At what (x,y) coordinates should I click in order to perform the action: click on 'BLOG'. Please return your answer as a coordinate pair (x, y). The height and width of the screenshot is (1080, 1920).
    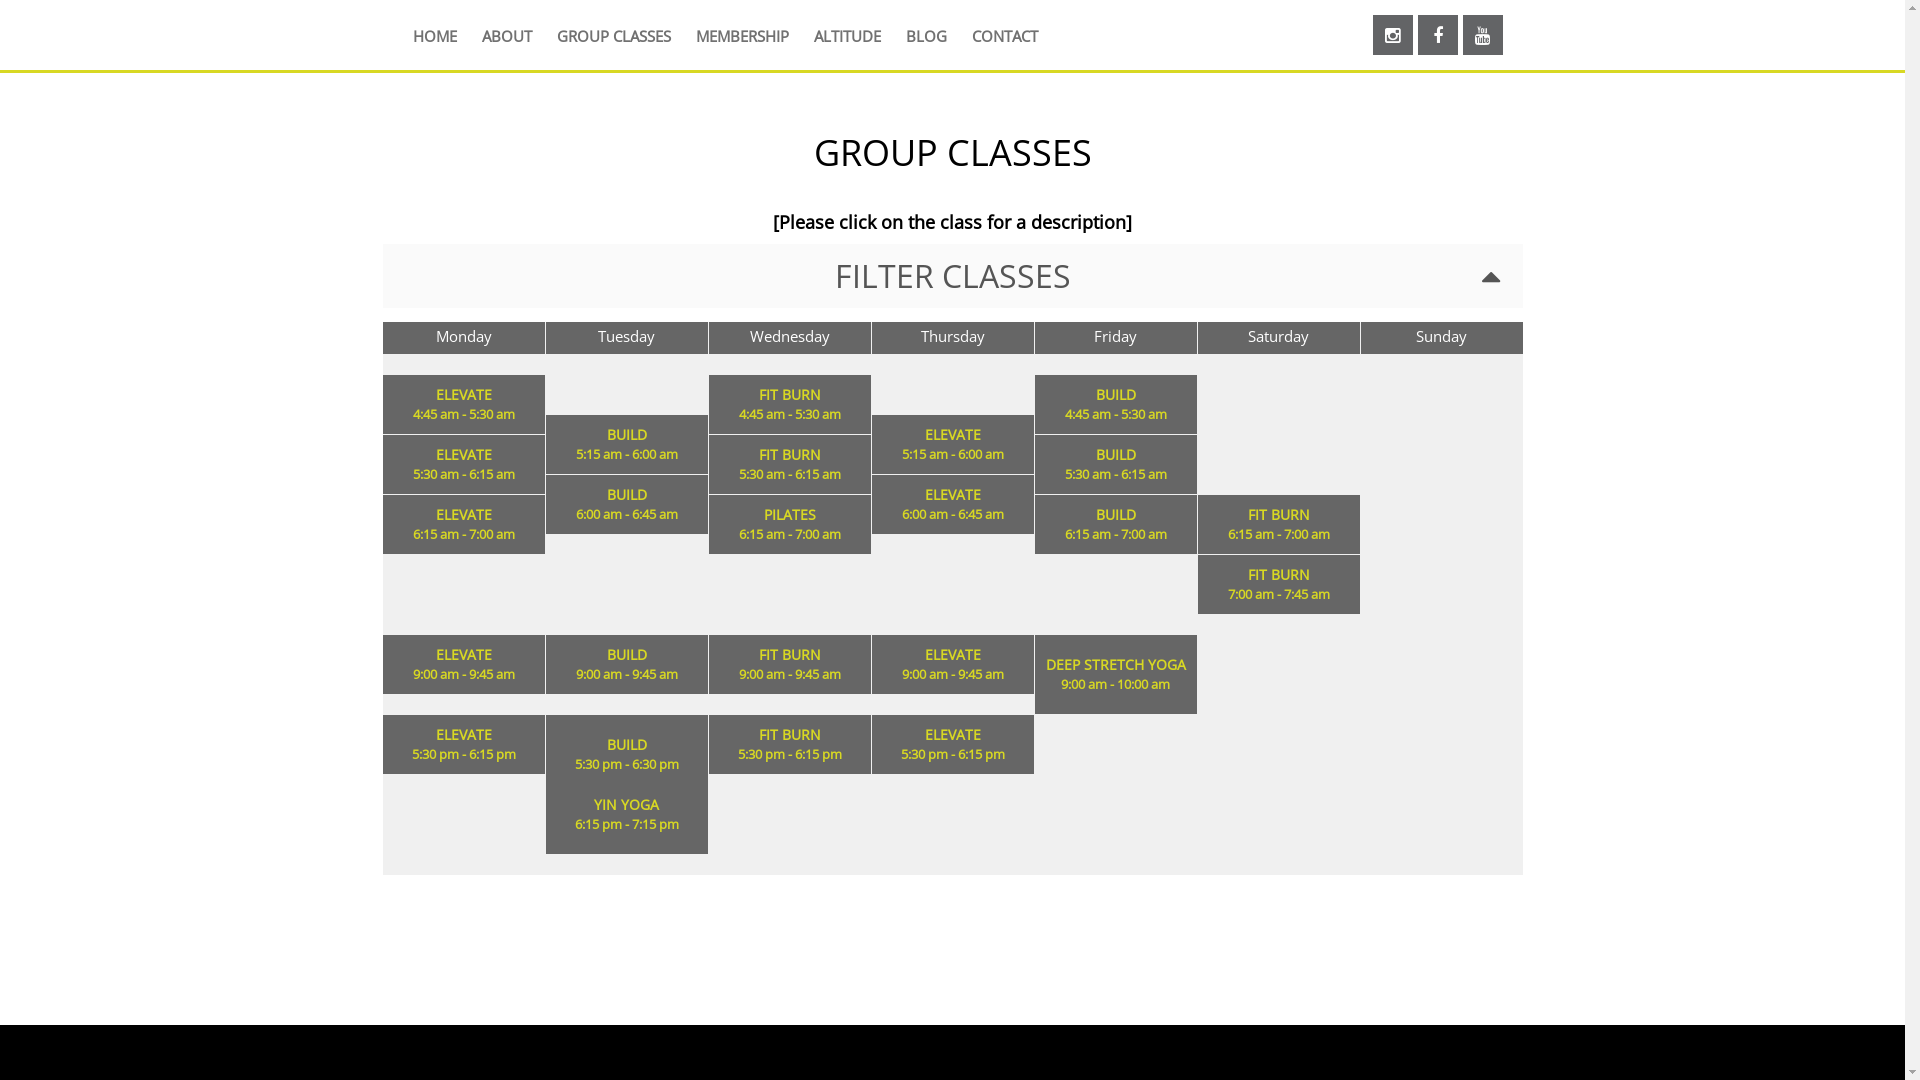
    Looking at the image, I should click on (905, 38).